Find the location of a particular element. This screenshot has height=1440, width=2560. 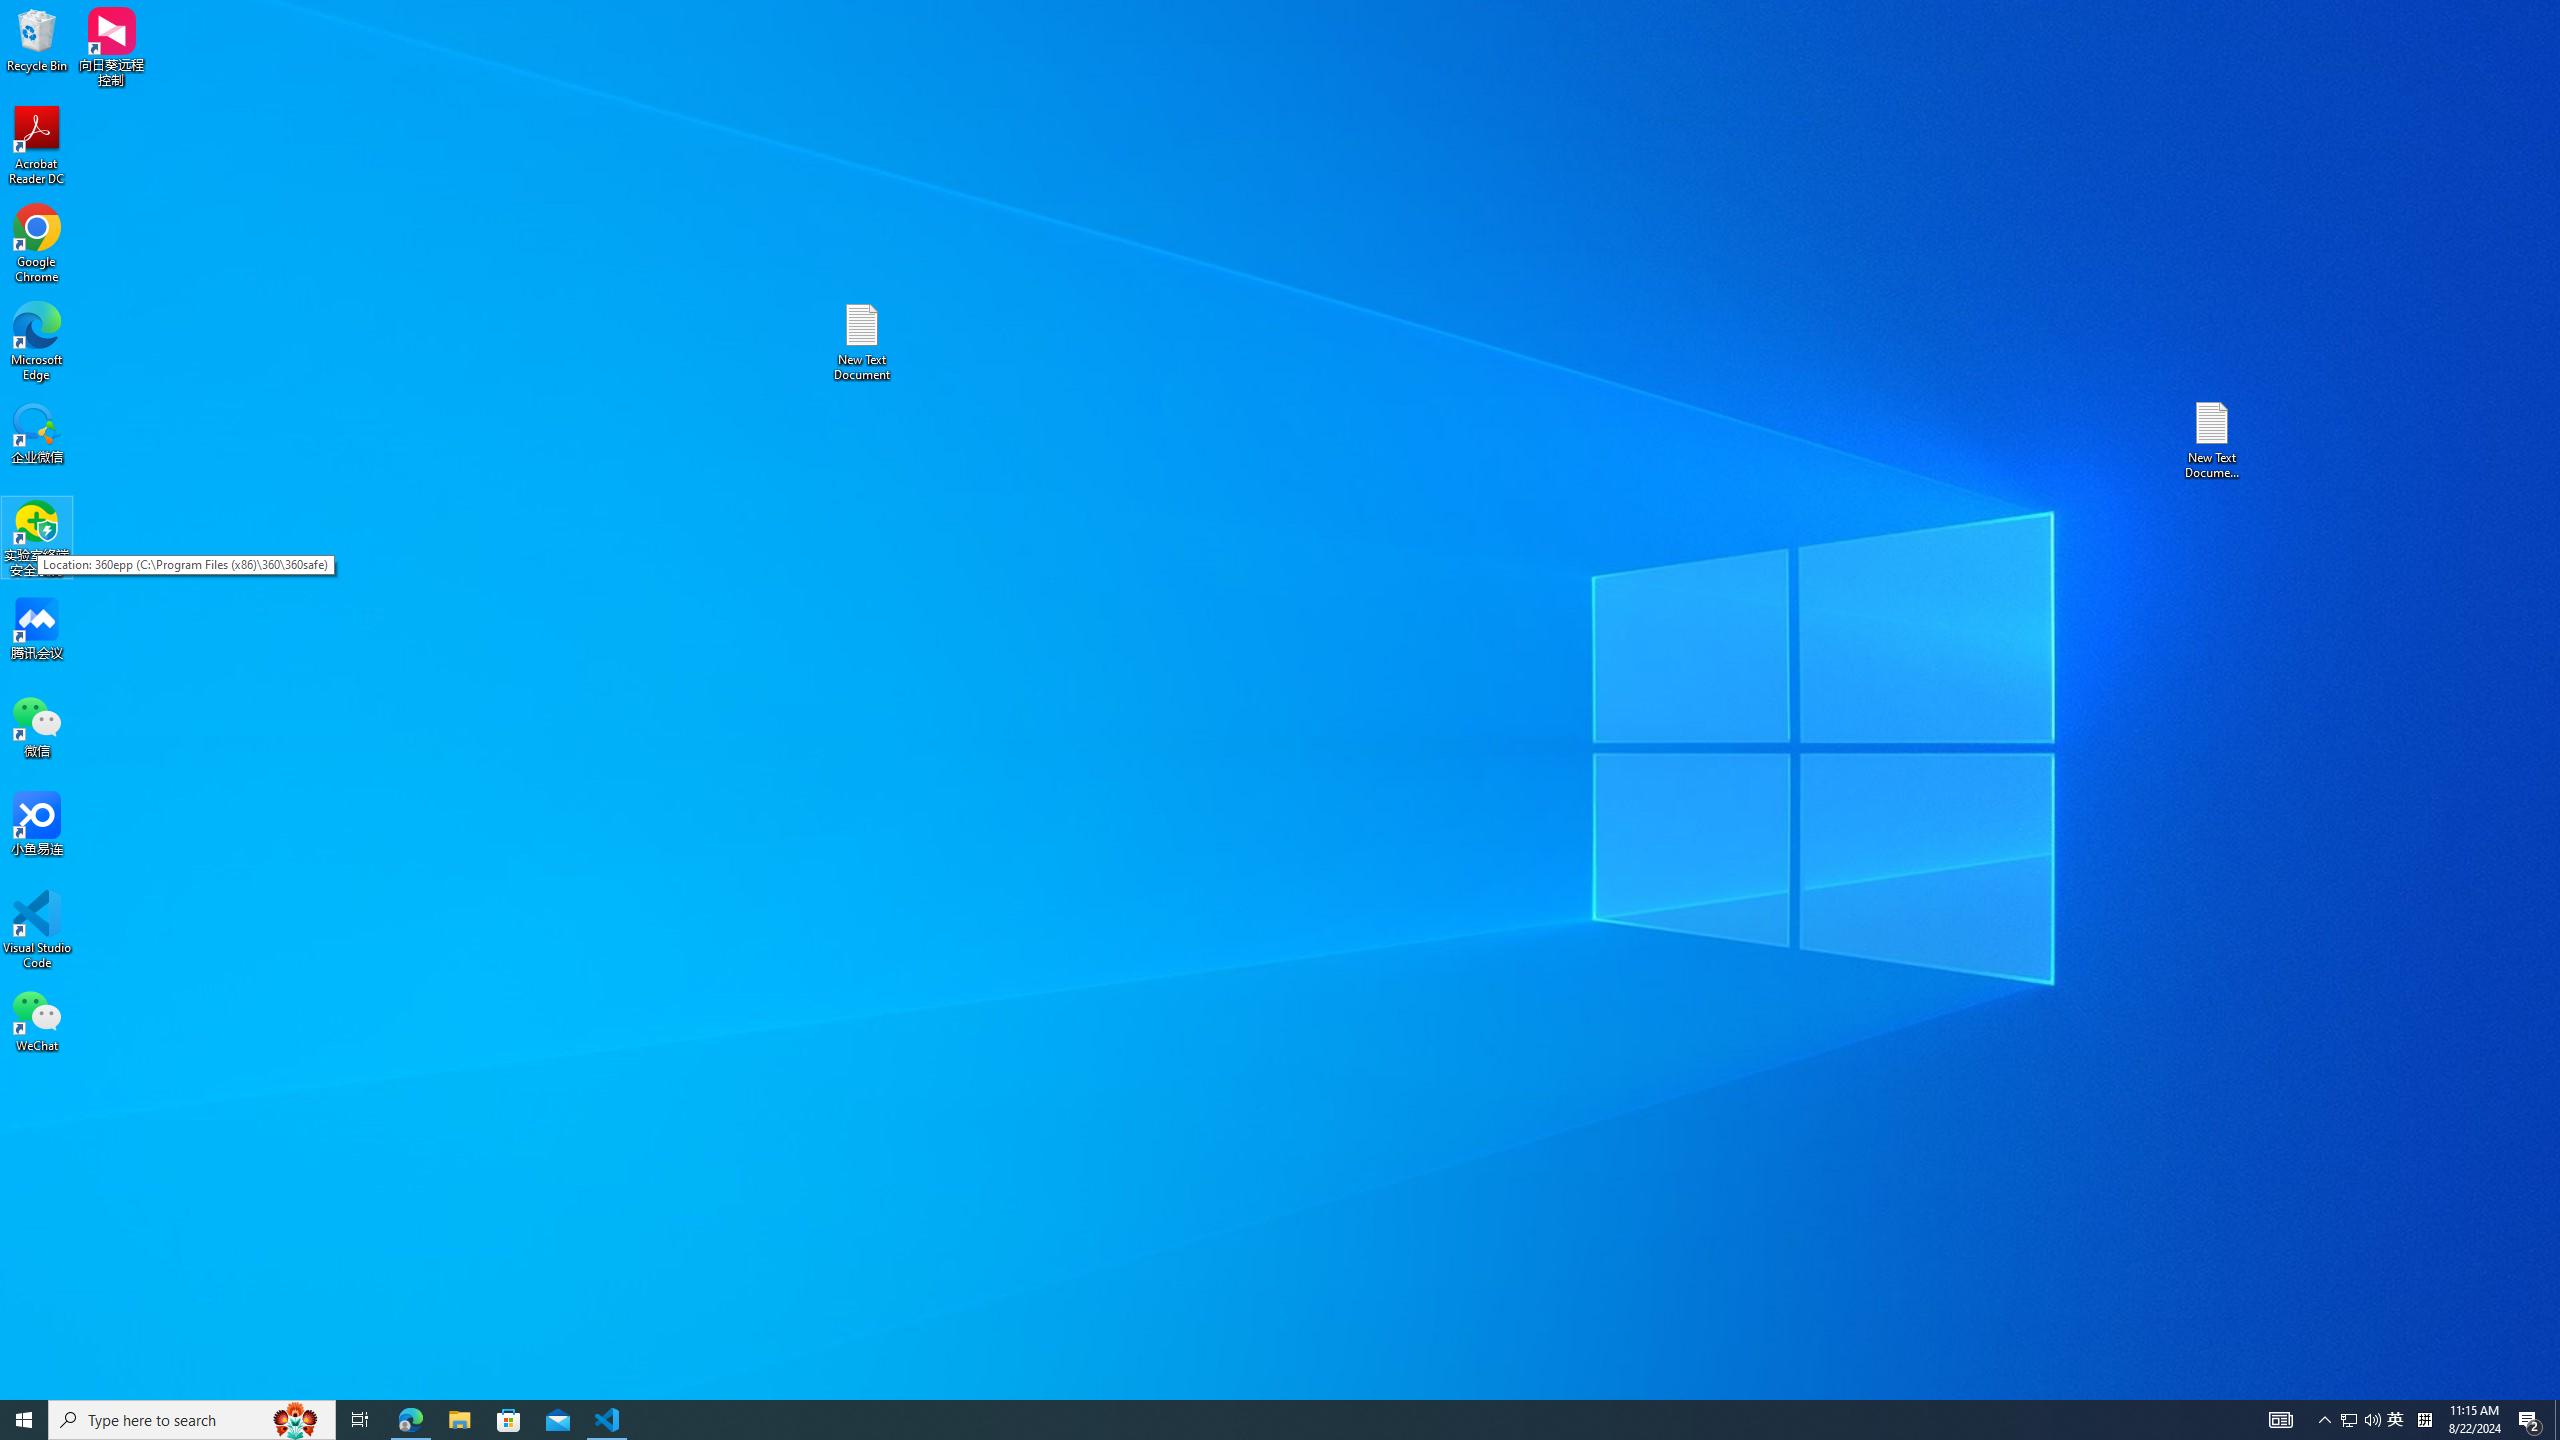

'WeChat' is located at coordinates (36, 1019).